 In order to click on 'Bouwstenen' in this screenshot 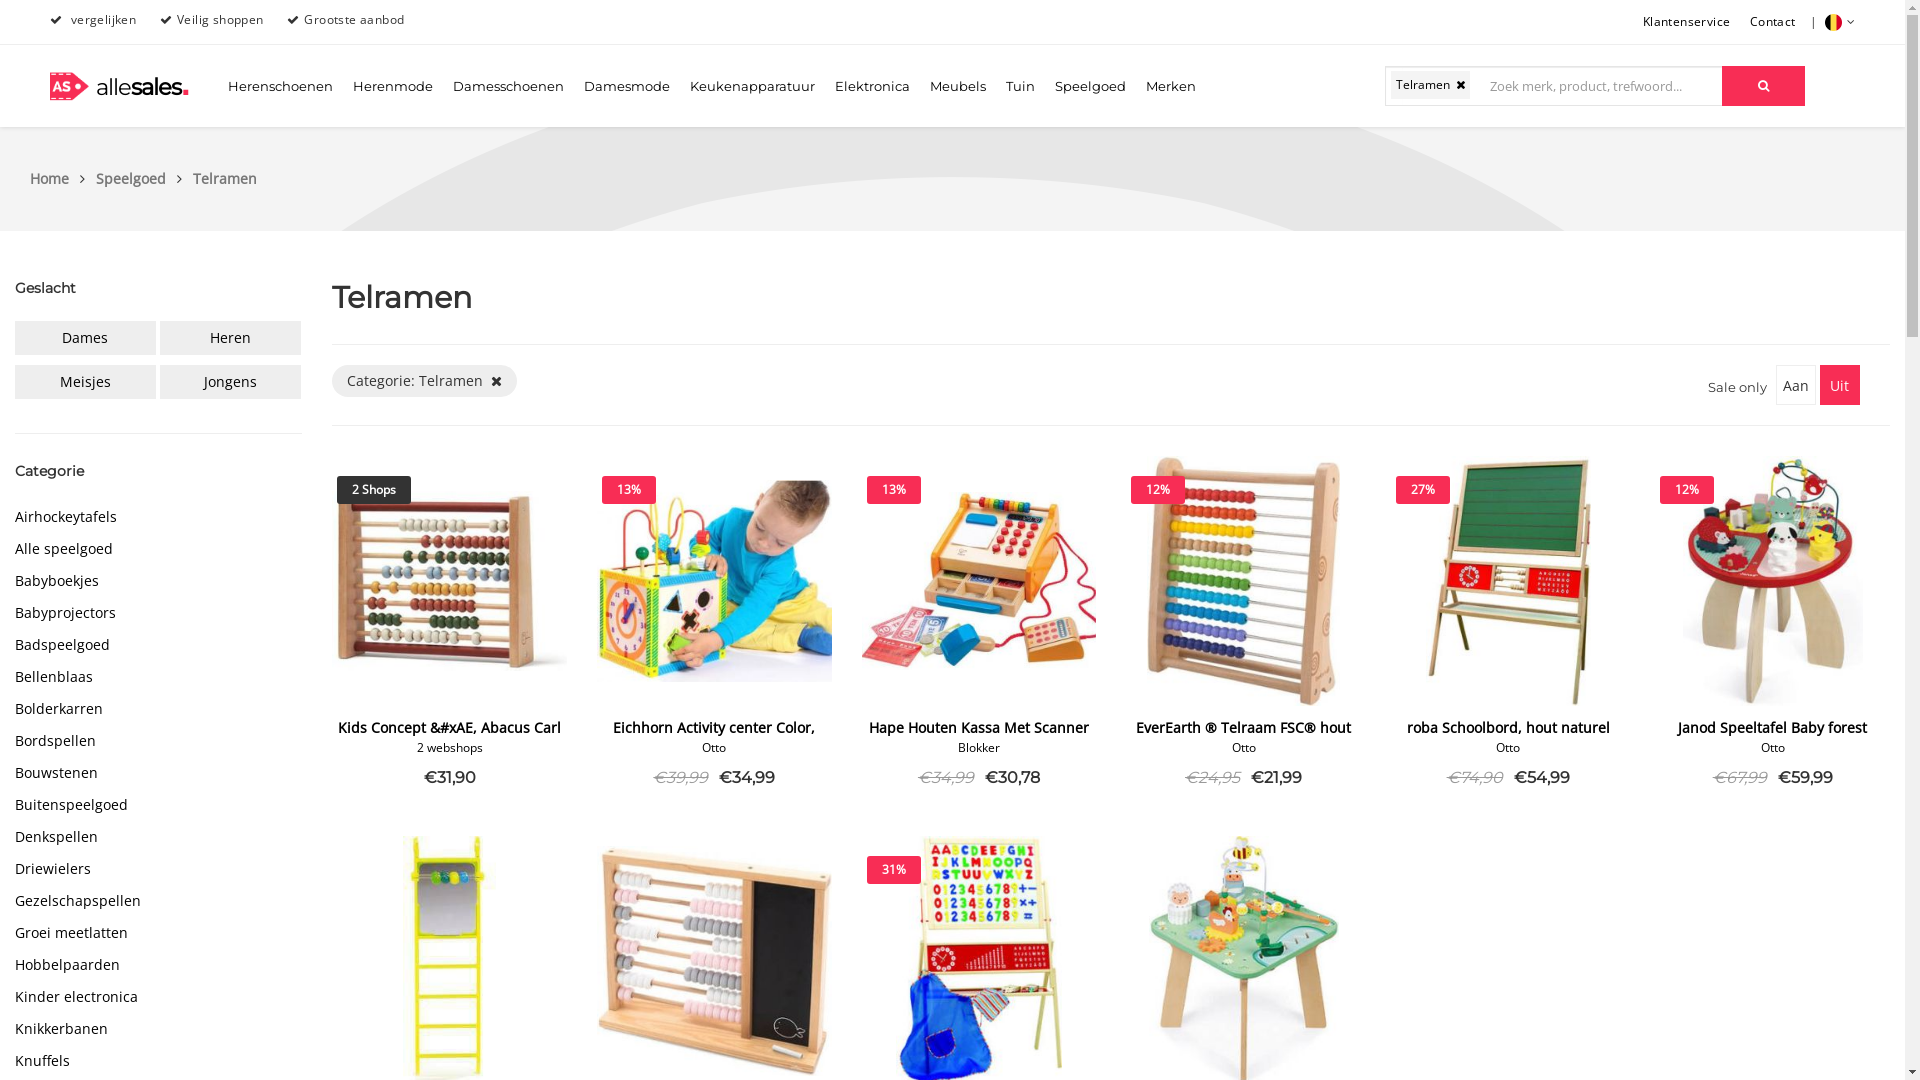, I will do `click(14, 771)`.